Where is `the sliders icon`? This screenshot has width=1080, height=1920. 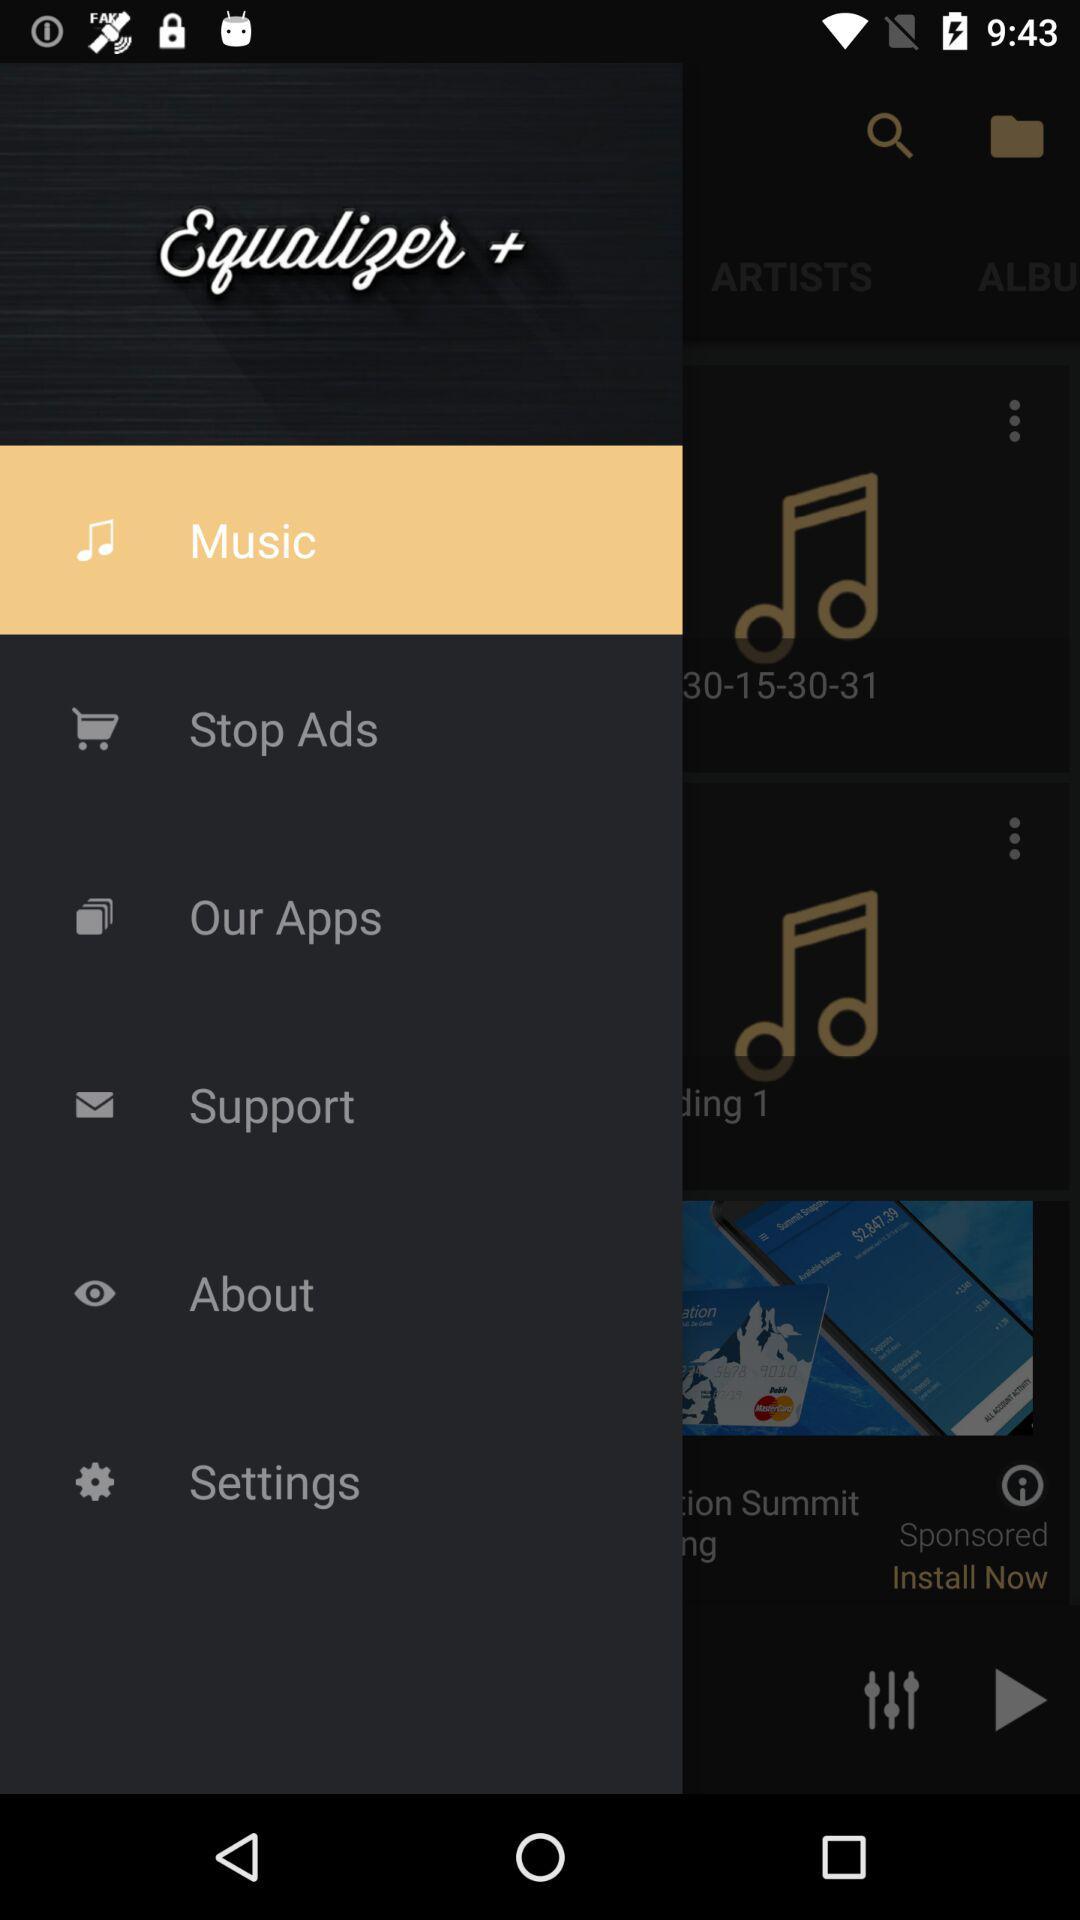
the sliders icon is located at coordinates (890, 1698).